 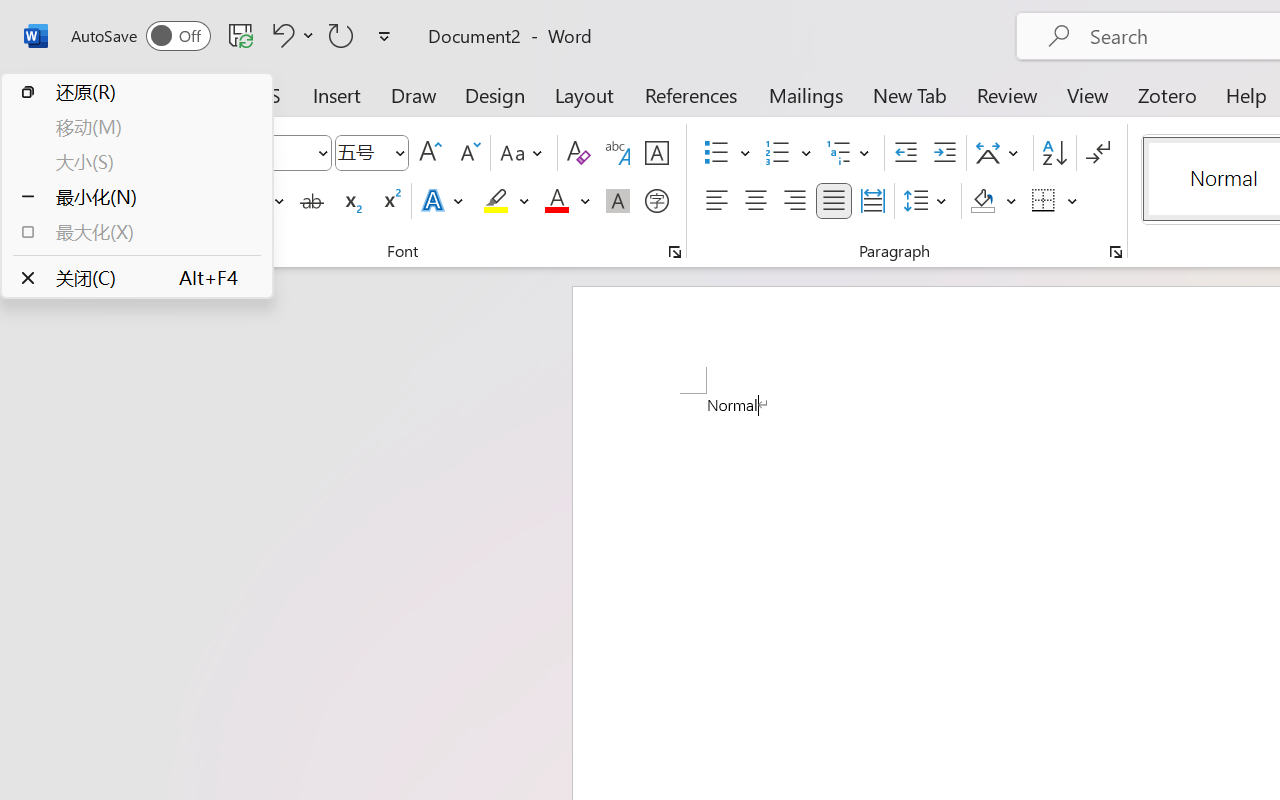 What do you see at coordinates (467, 153) in the screenshot?
I see `'Shrink Font'` at bounding box center [467, 153].